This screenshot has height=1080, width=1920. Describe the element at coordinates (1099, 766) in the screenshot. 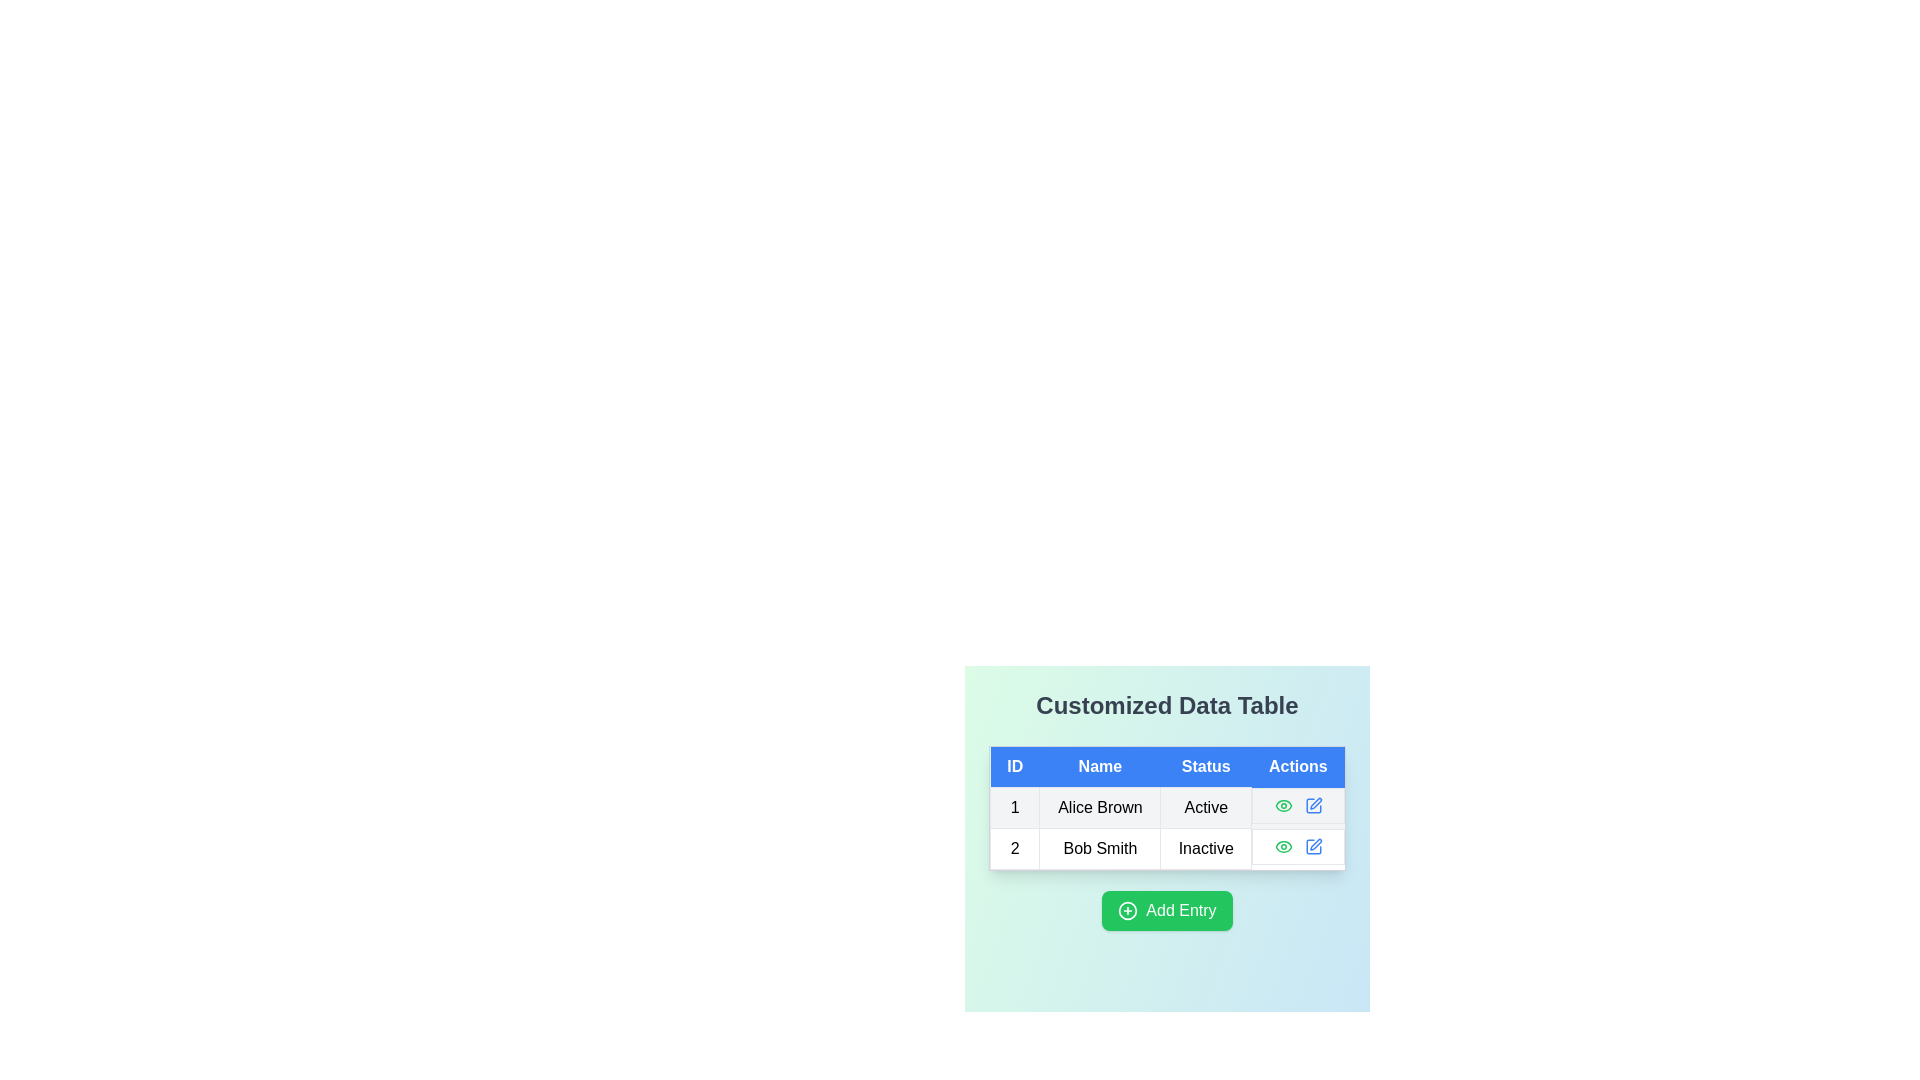

I see `the table header element labeled 'Name', which is the second column header in a data table with a blue background and centered white text` at that location.